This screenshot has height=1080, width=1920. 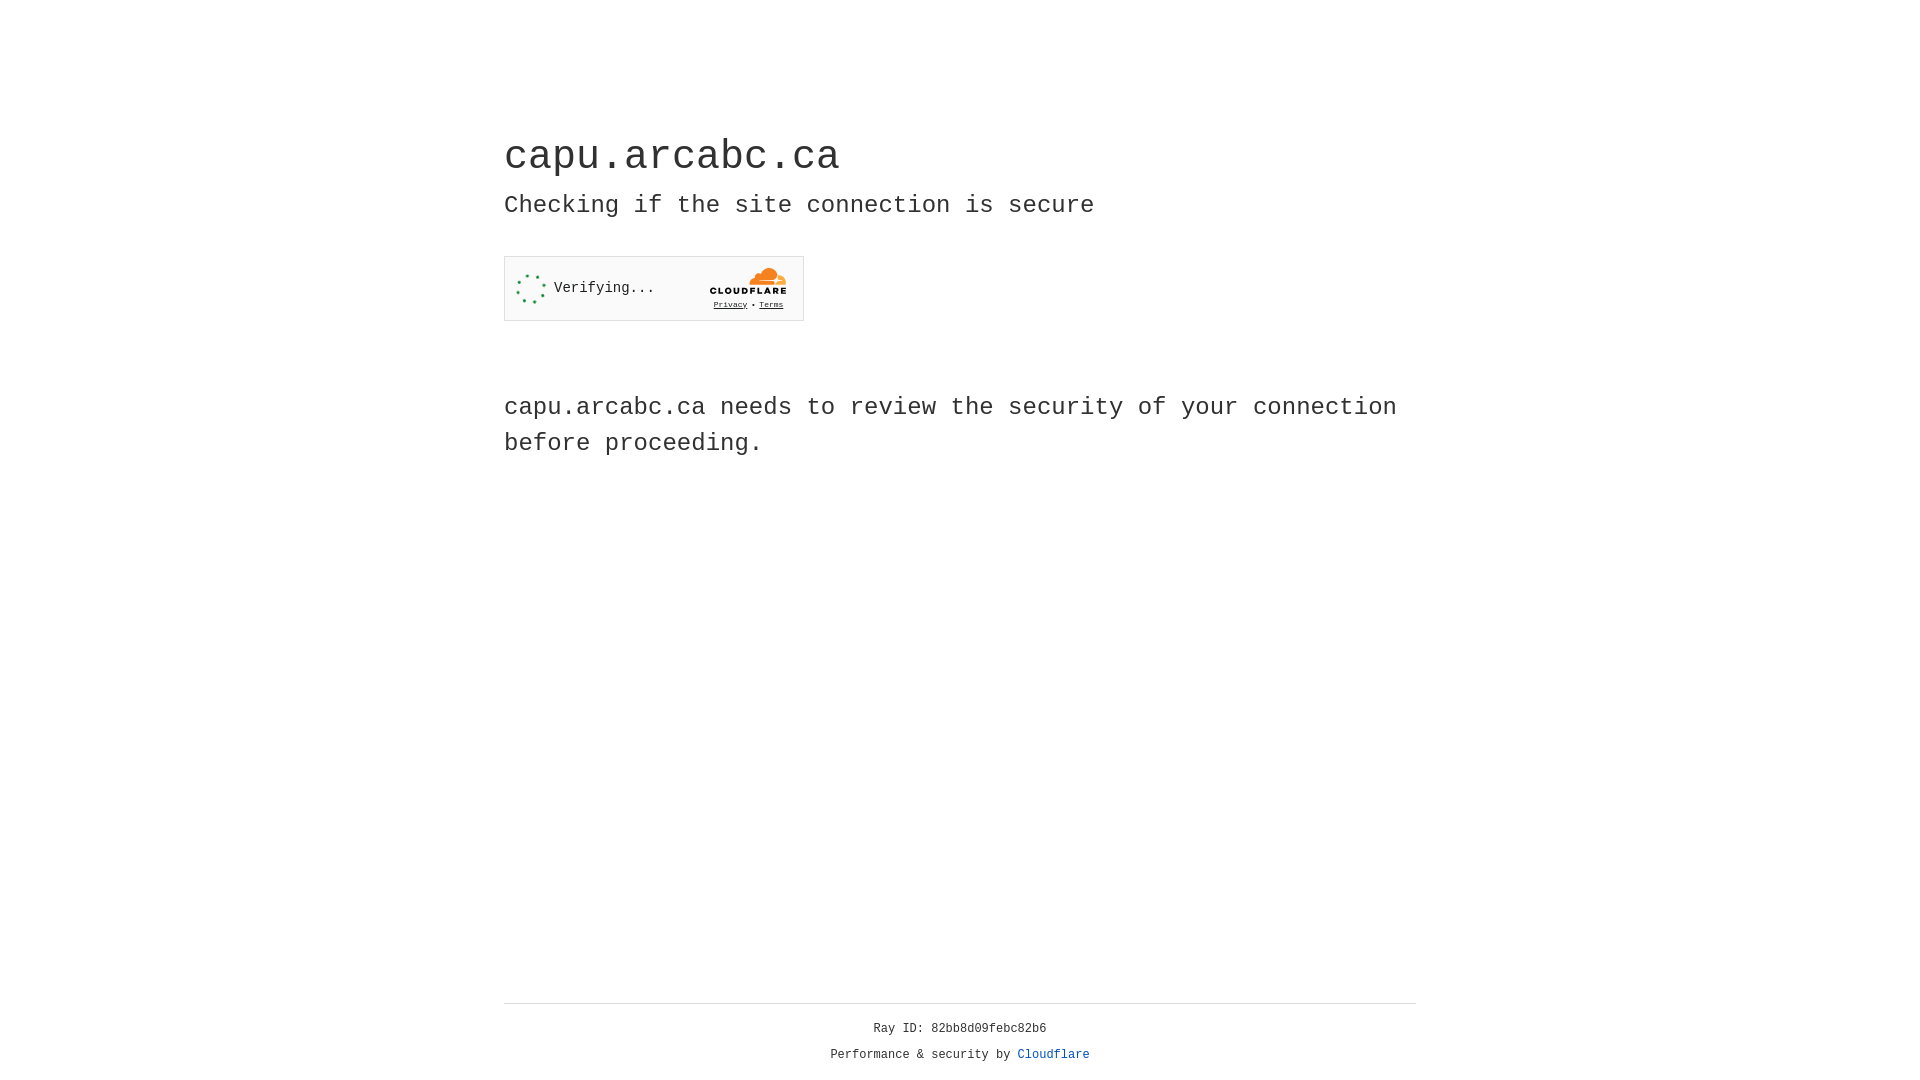 What do you see at coordinates (1017, 1054) in the screenshot?
I see `'Cloudflare'` at bounding box center [1017, 1054].